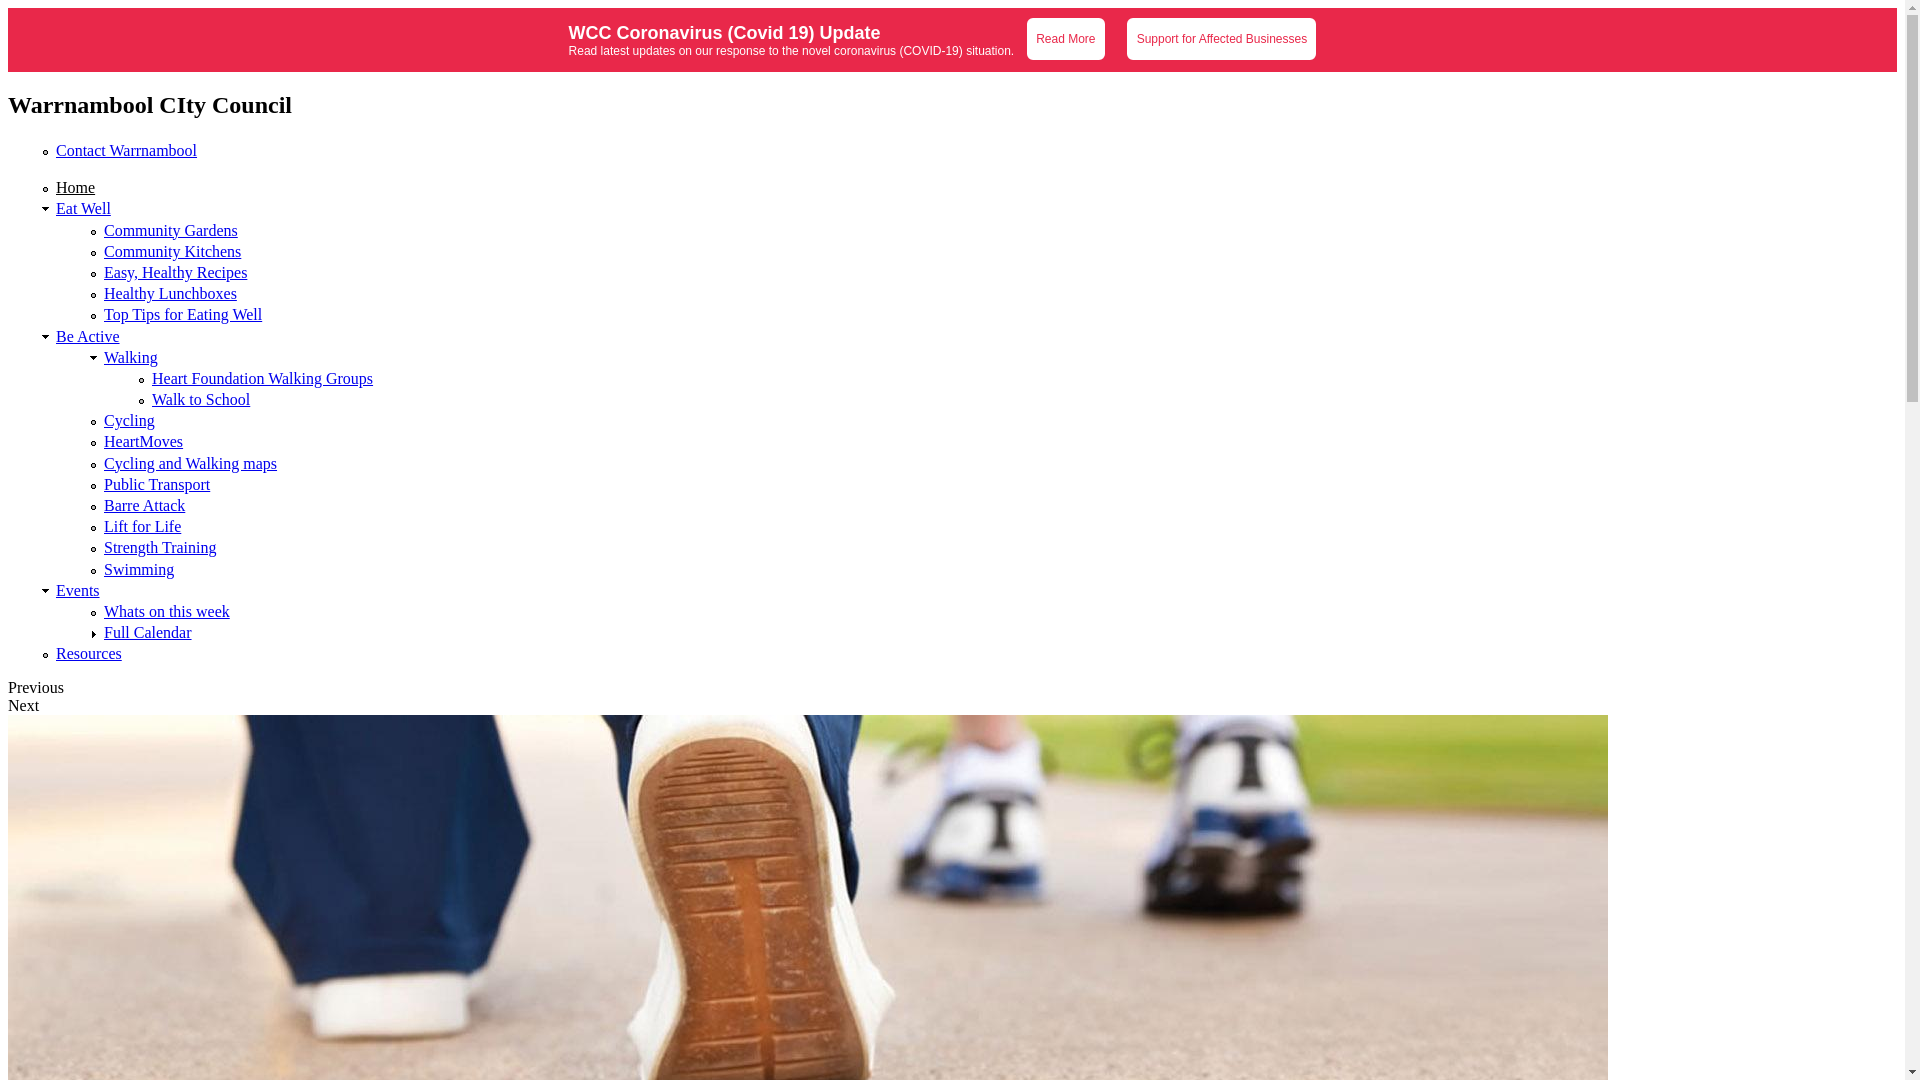  What do you see at coordinates (190, 463) in the screenshot?
I see `'Cycling and Walking maps'` at bounding box center [190, 463].